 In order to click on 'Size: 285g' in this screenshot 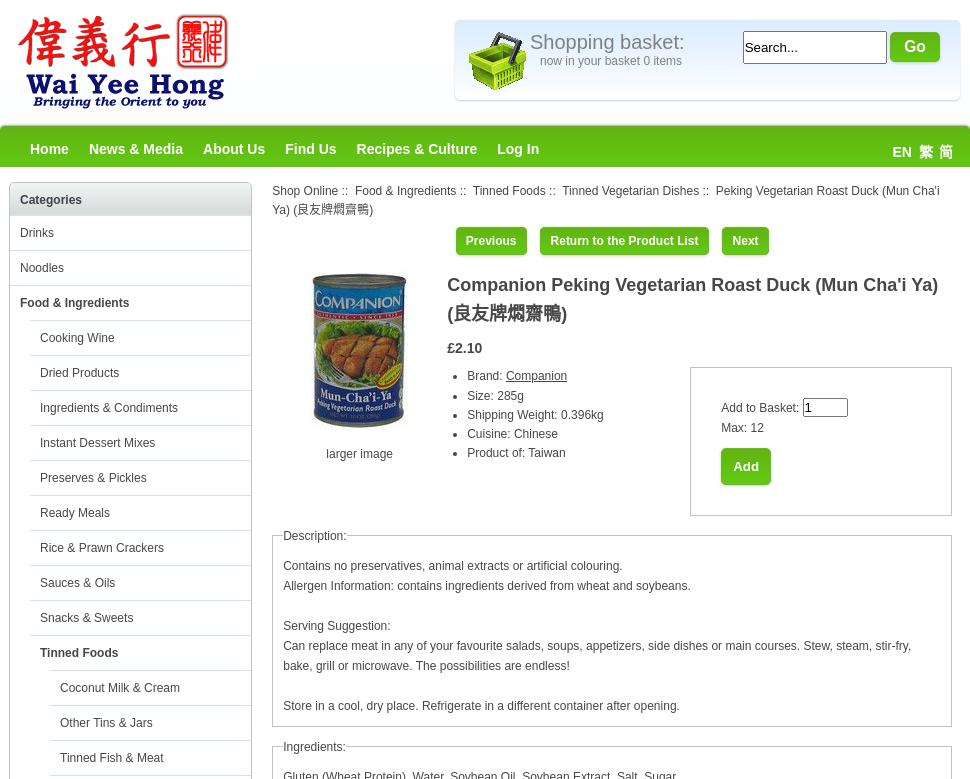, I will do `click(494, 394)`.